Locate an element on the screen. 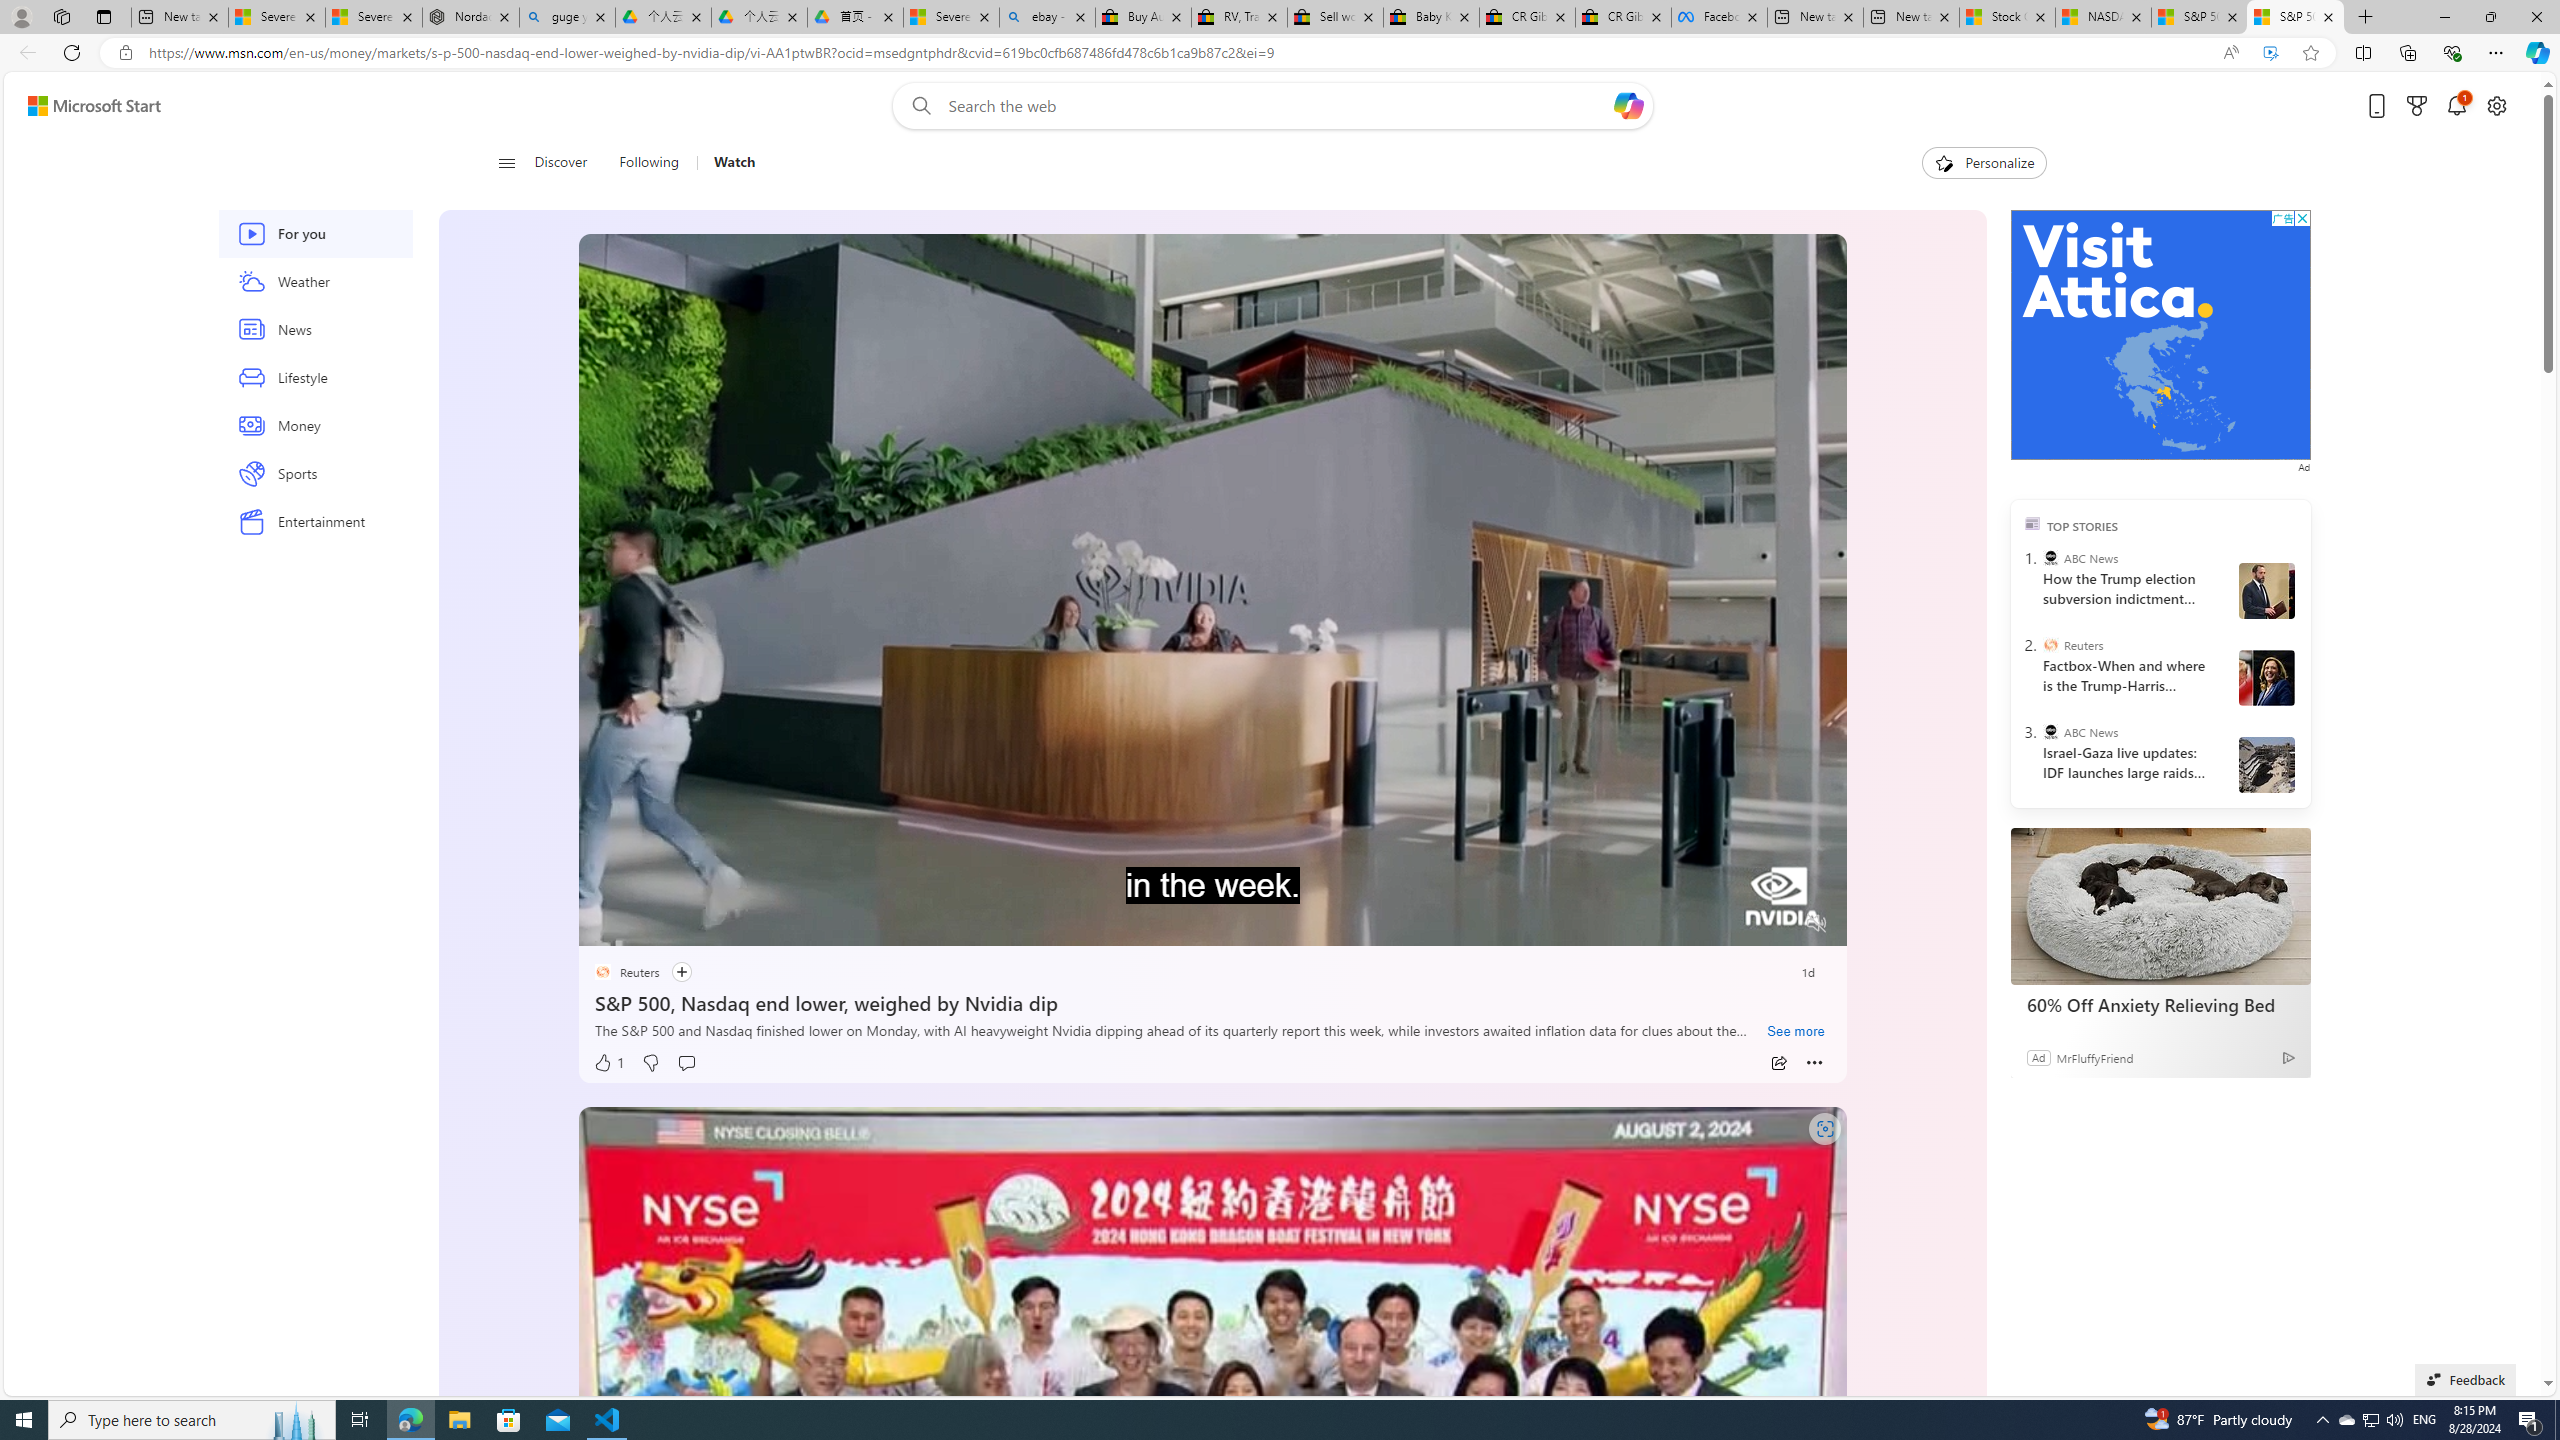  'Buy Auto Parts & Accessories | eBay' is located at coordinates (1144, 16).